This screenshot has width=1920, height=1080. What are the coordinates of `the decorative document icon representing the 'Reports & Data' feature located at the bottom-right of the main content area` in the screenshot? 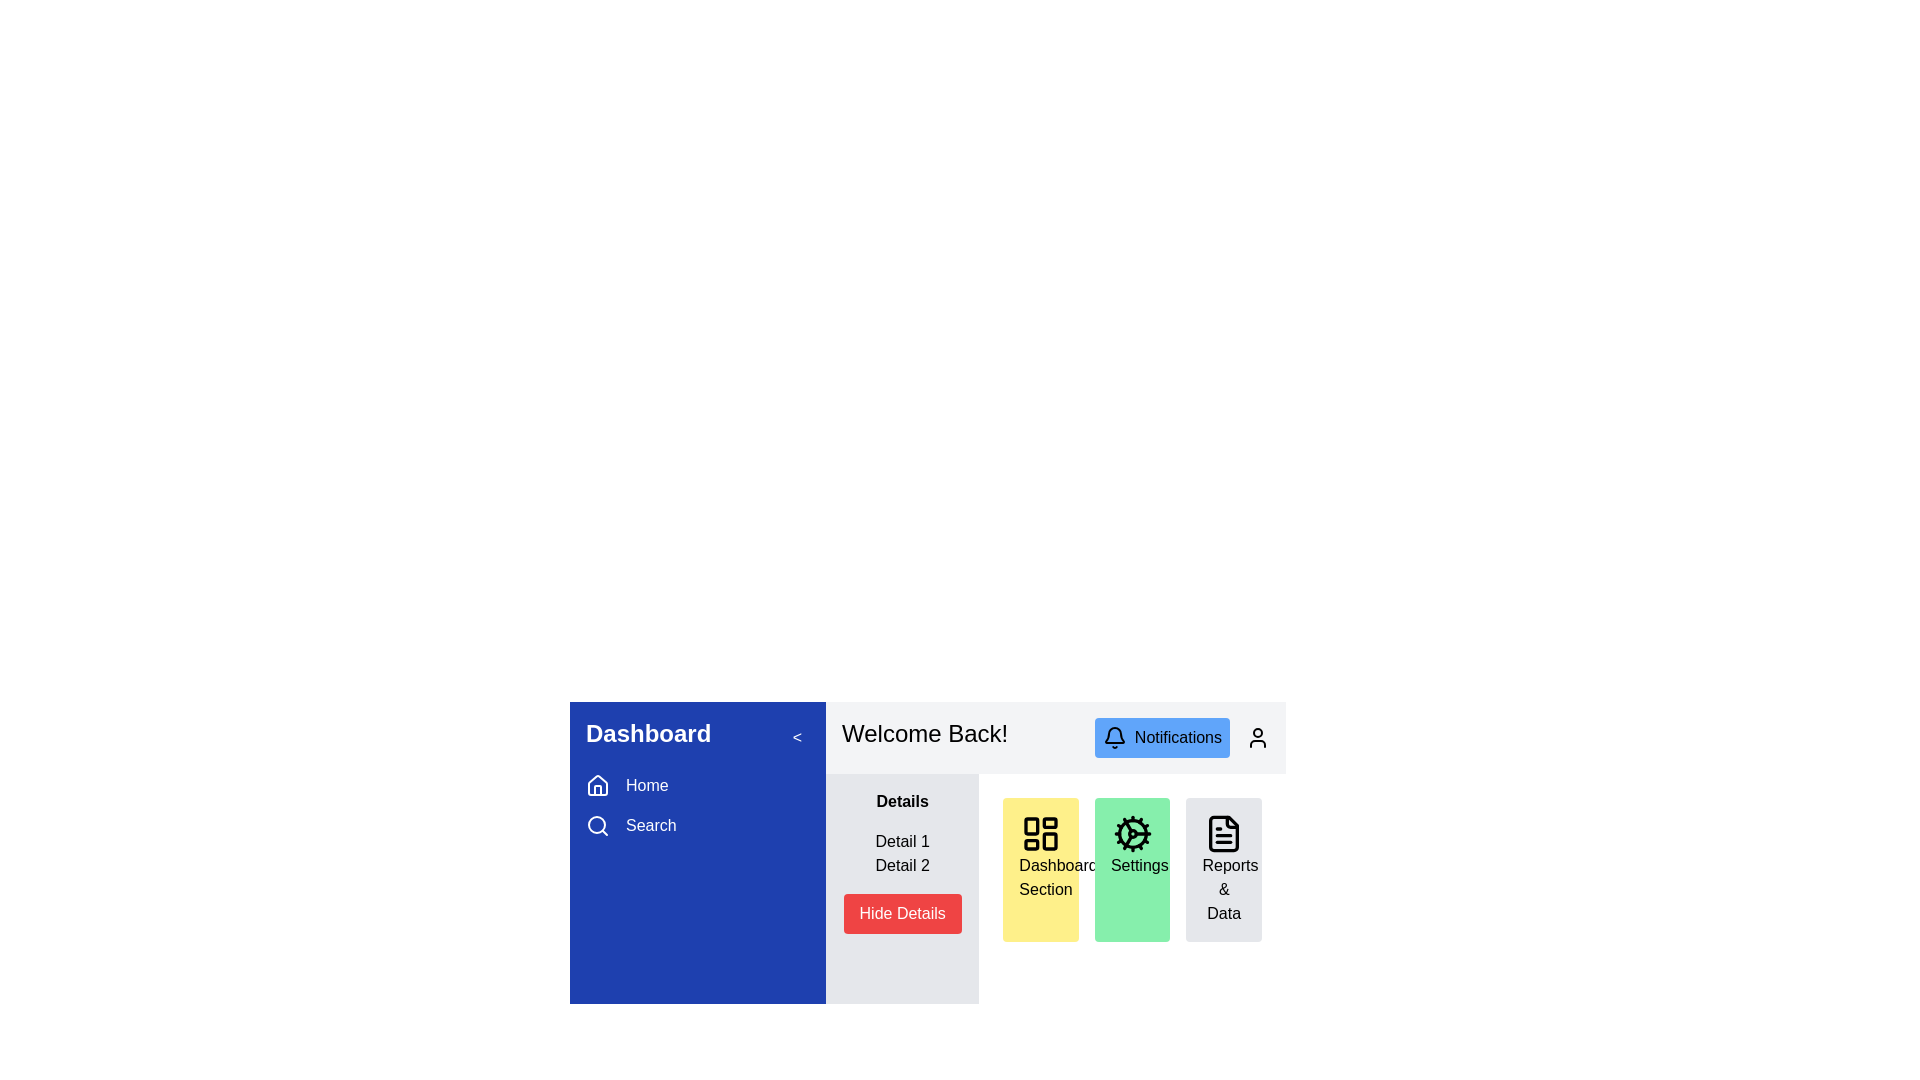 It's located at (1223, 833).